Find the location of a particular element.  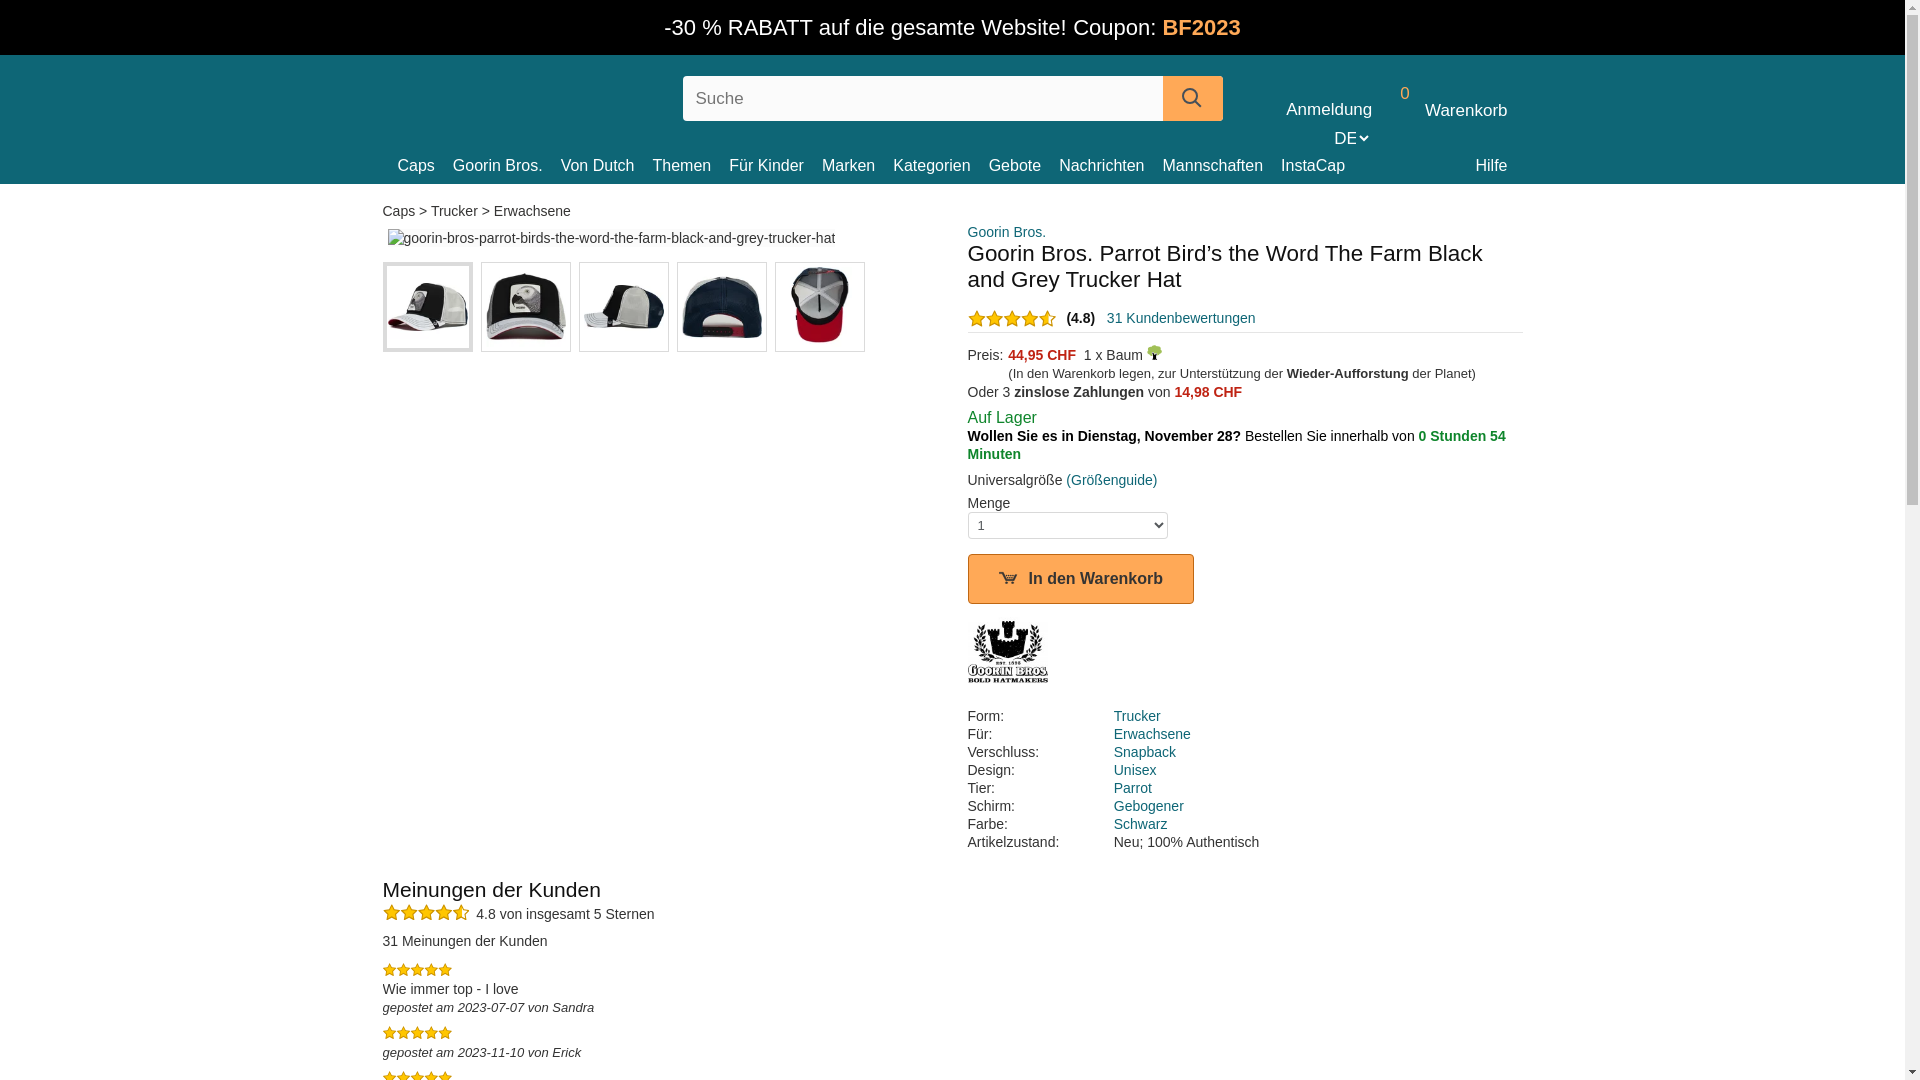

'Caps' is located at coordinates (398, 164).